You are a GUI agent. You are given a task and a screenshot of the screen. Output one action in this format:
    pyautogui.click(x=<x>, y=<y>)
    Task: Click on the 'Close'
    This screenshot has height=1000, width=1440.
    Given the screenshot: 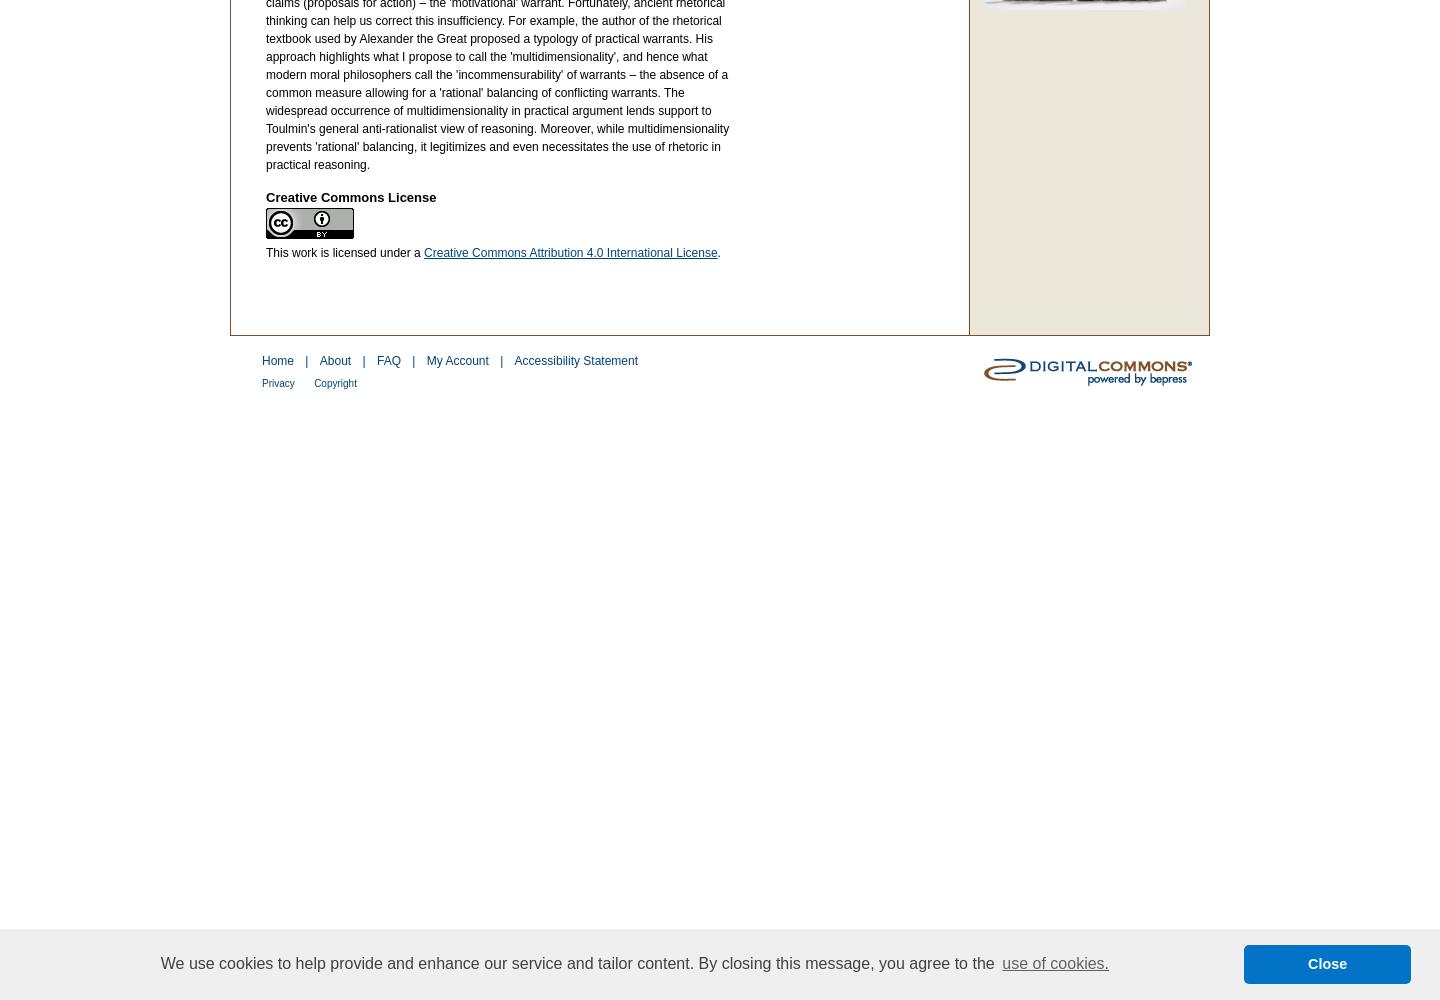 What is the action you would take?
    pyautogui.click(x=1326, y=963)
    